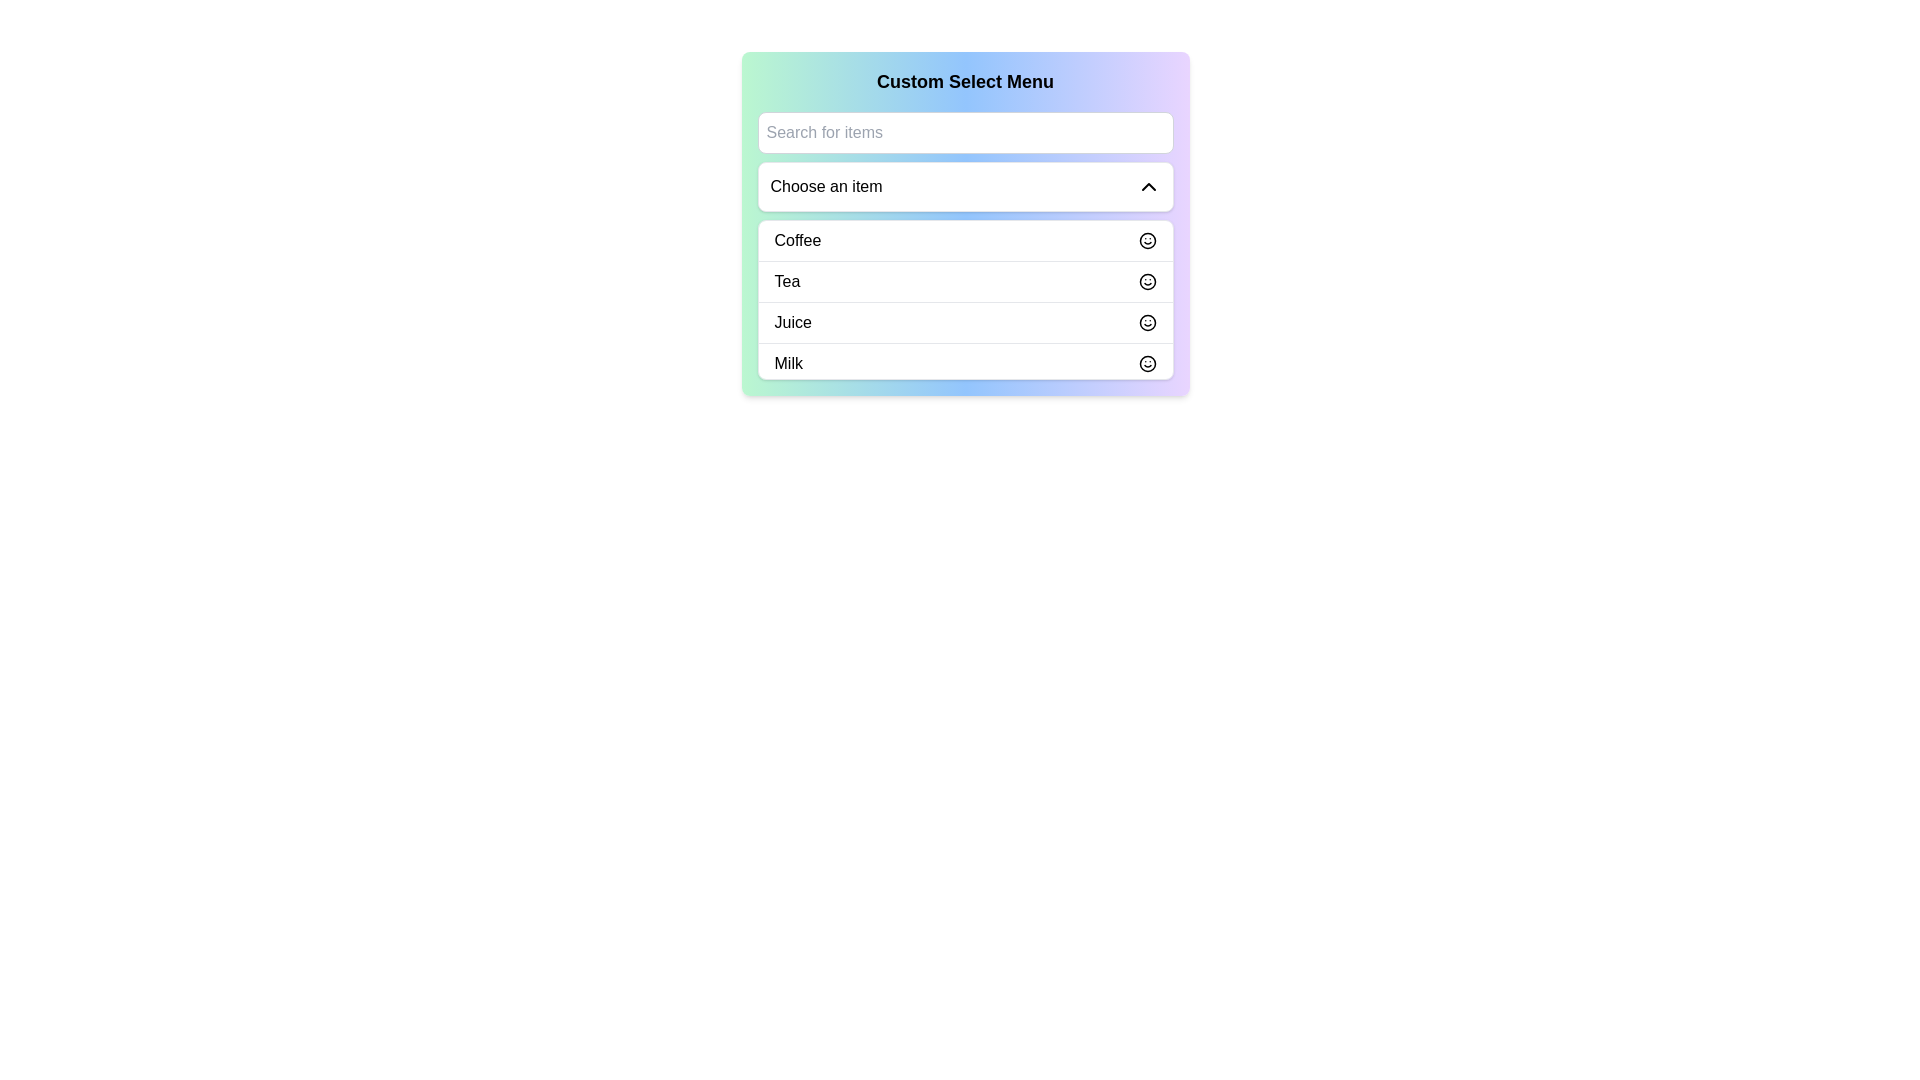 This screenshot has width=1920, height=1080. Describe the element at coordinates (965, 281) in the screenshot. I see `the second selectable item in the drop-down menu labeled 'Tea'` at that location.